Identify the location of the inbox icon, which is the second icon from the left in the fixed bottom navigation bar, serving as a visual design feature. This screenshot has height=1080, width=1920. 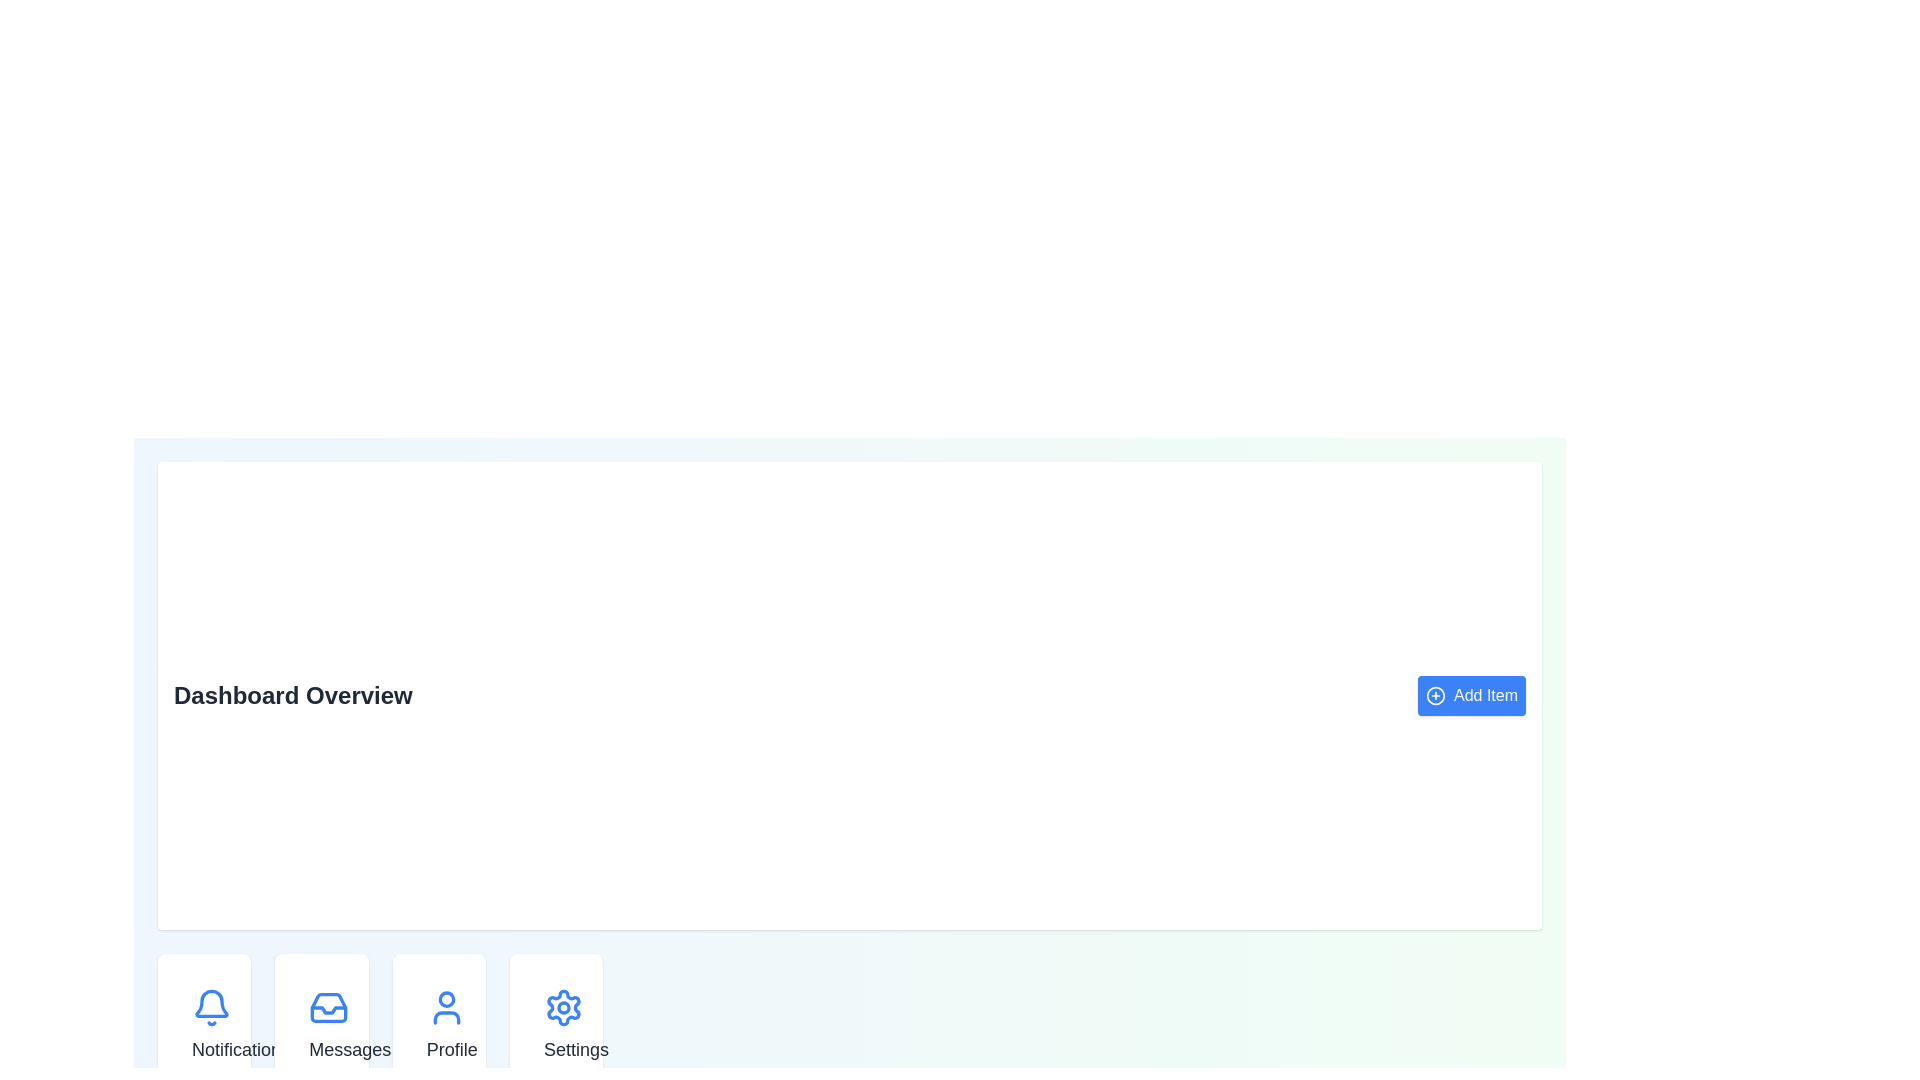
(329, 1007).